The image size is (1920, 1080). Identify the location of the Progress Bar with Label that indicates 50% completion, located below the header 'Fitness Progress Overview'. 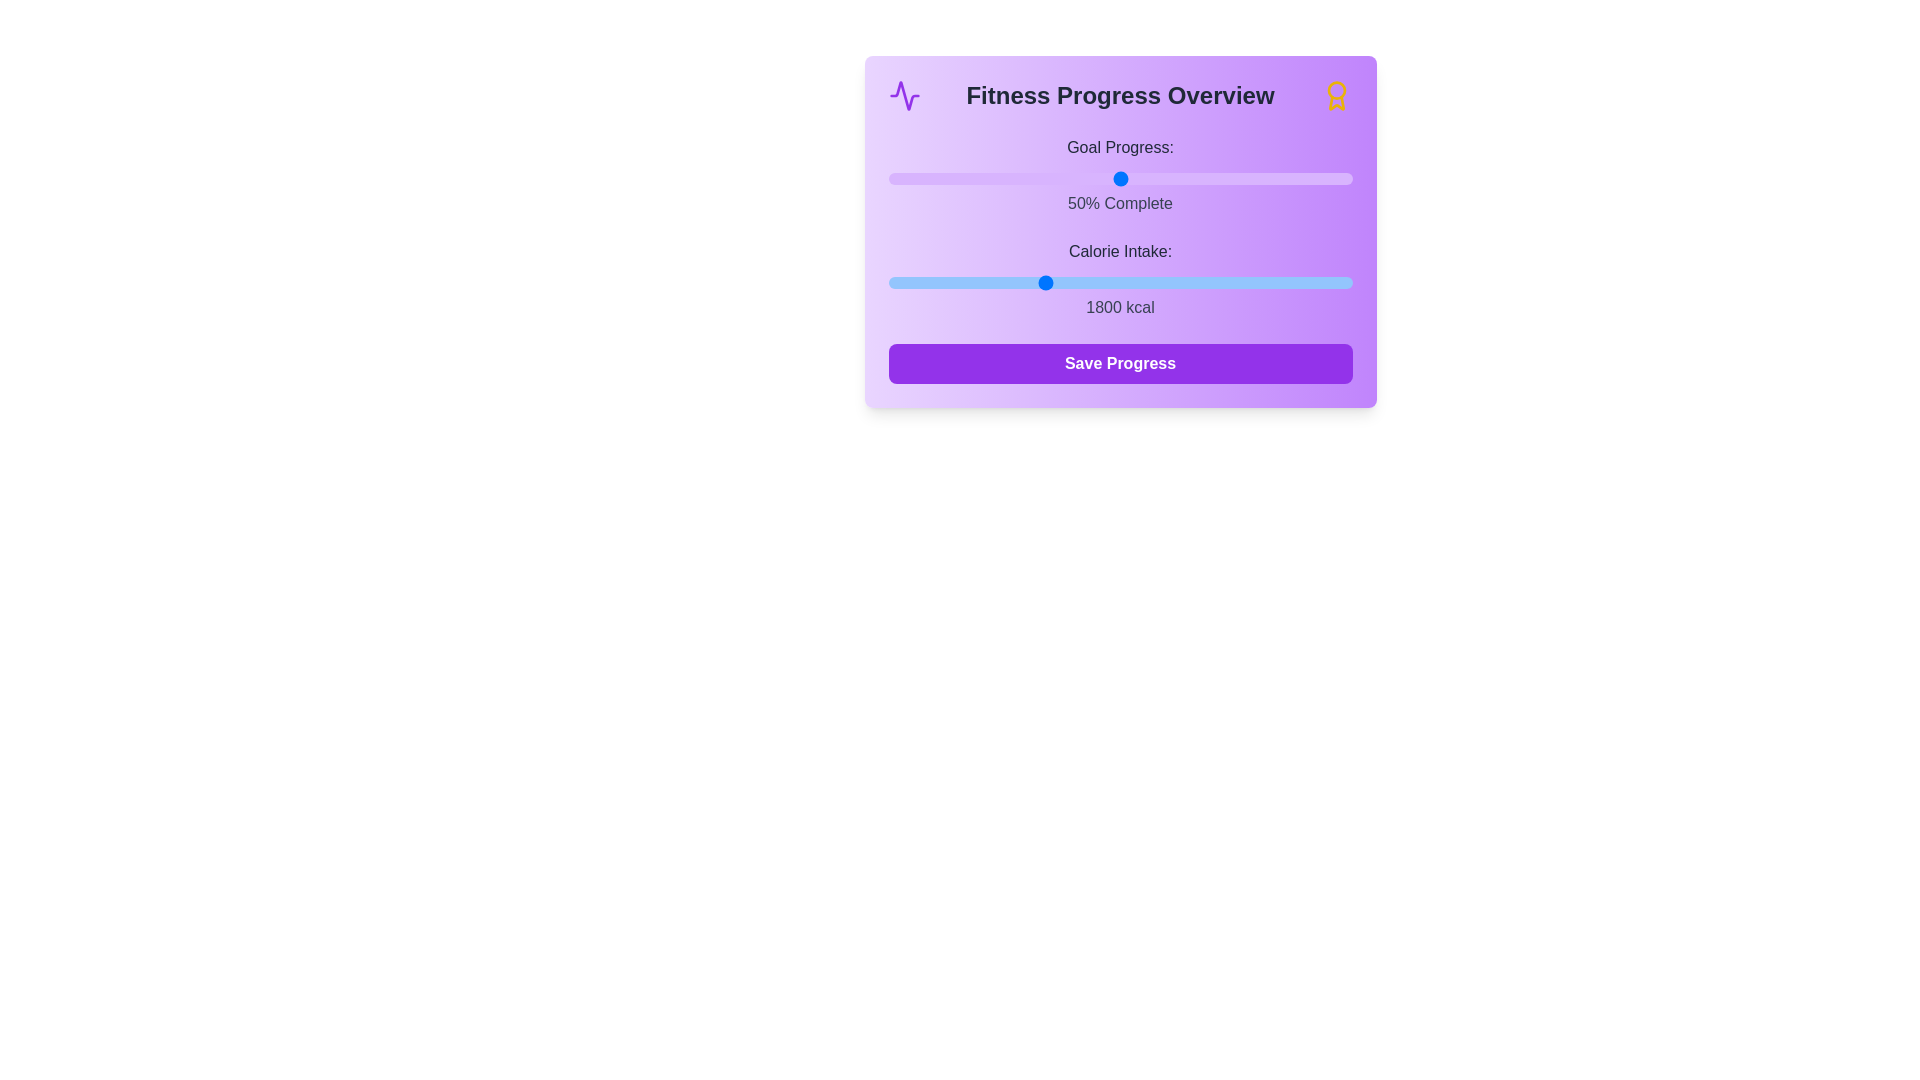
(1120, 175).